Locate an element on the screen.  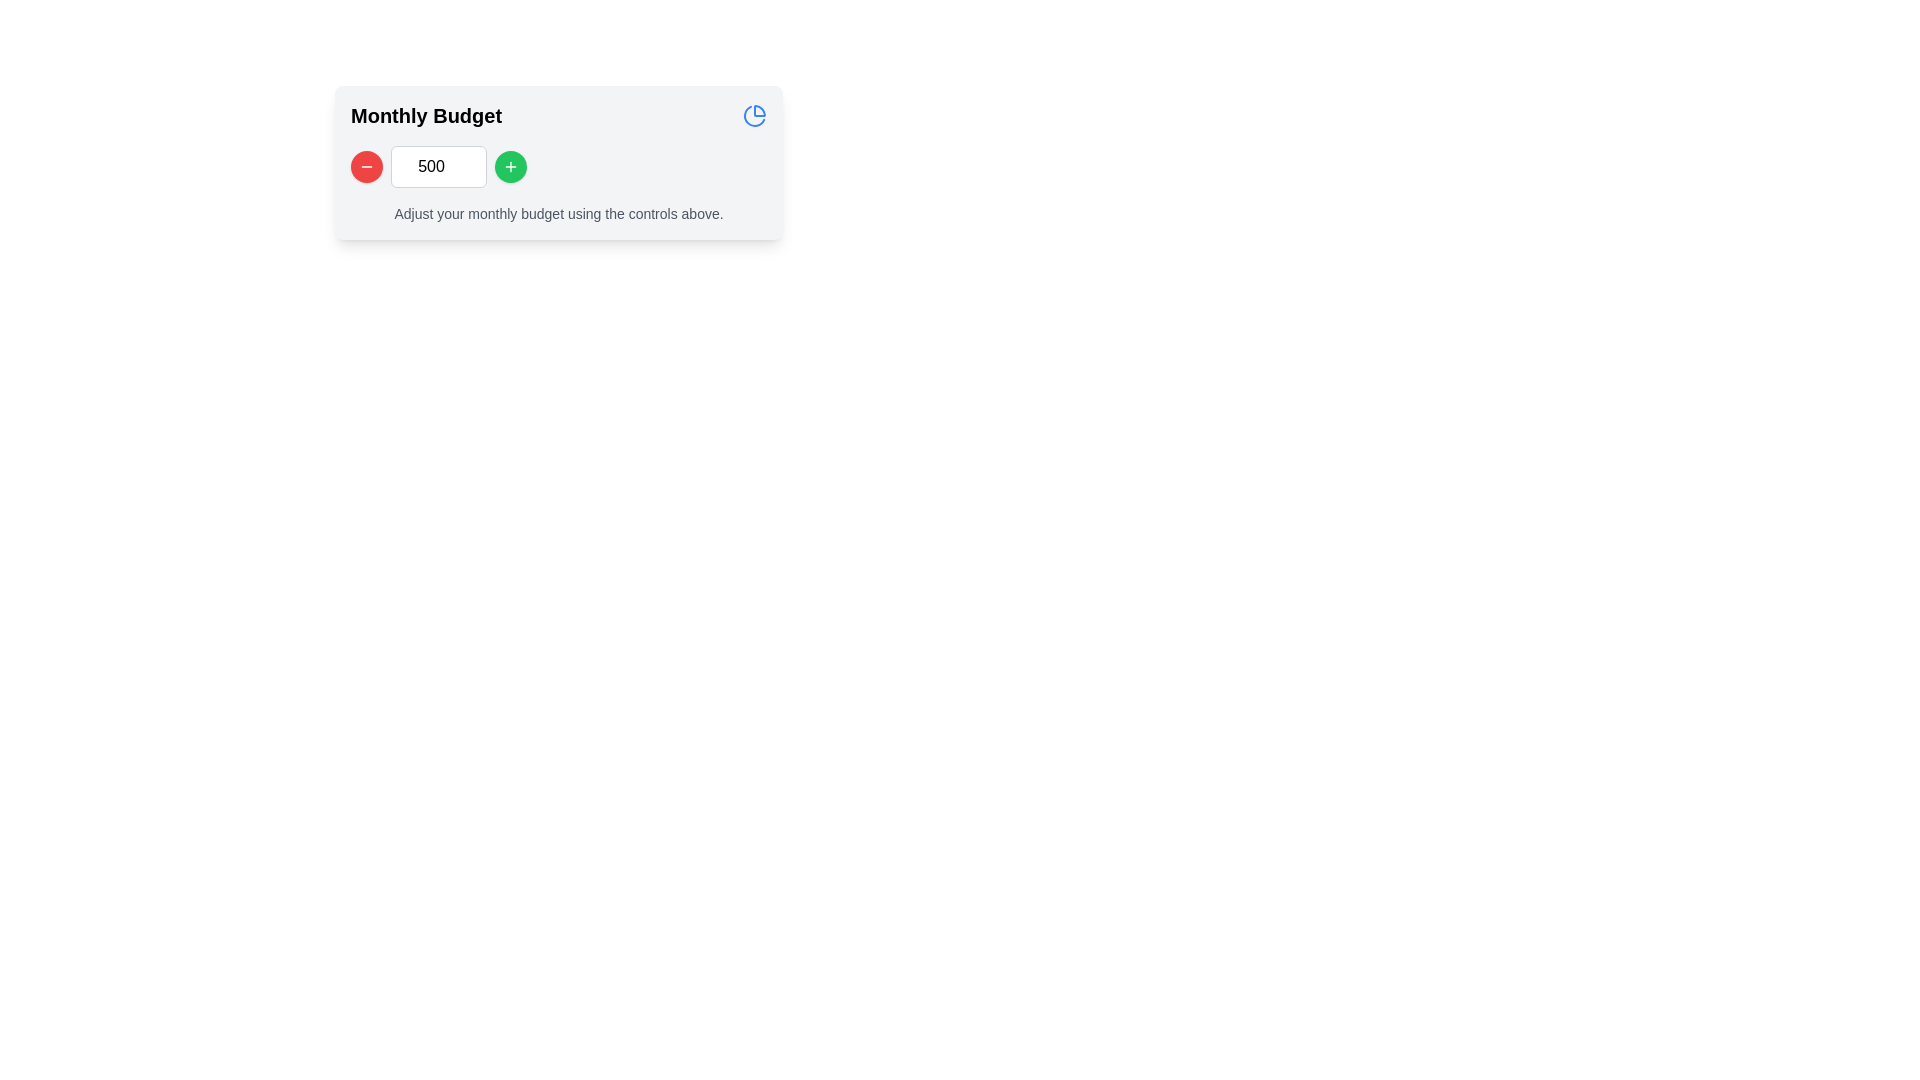
the upper-right quadrant segment of the pie chart to trigger interactions associated with it is located at coordinates (758, 111).